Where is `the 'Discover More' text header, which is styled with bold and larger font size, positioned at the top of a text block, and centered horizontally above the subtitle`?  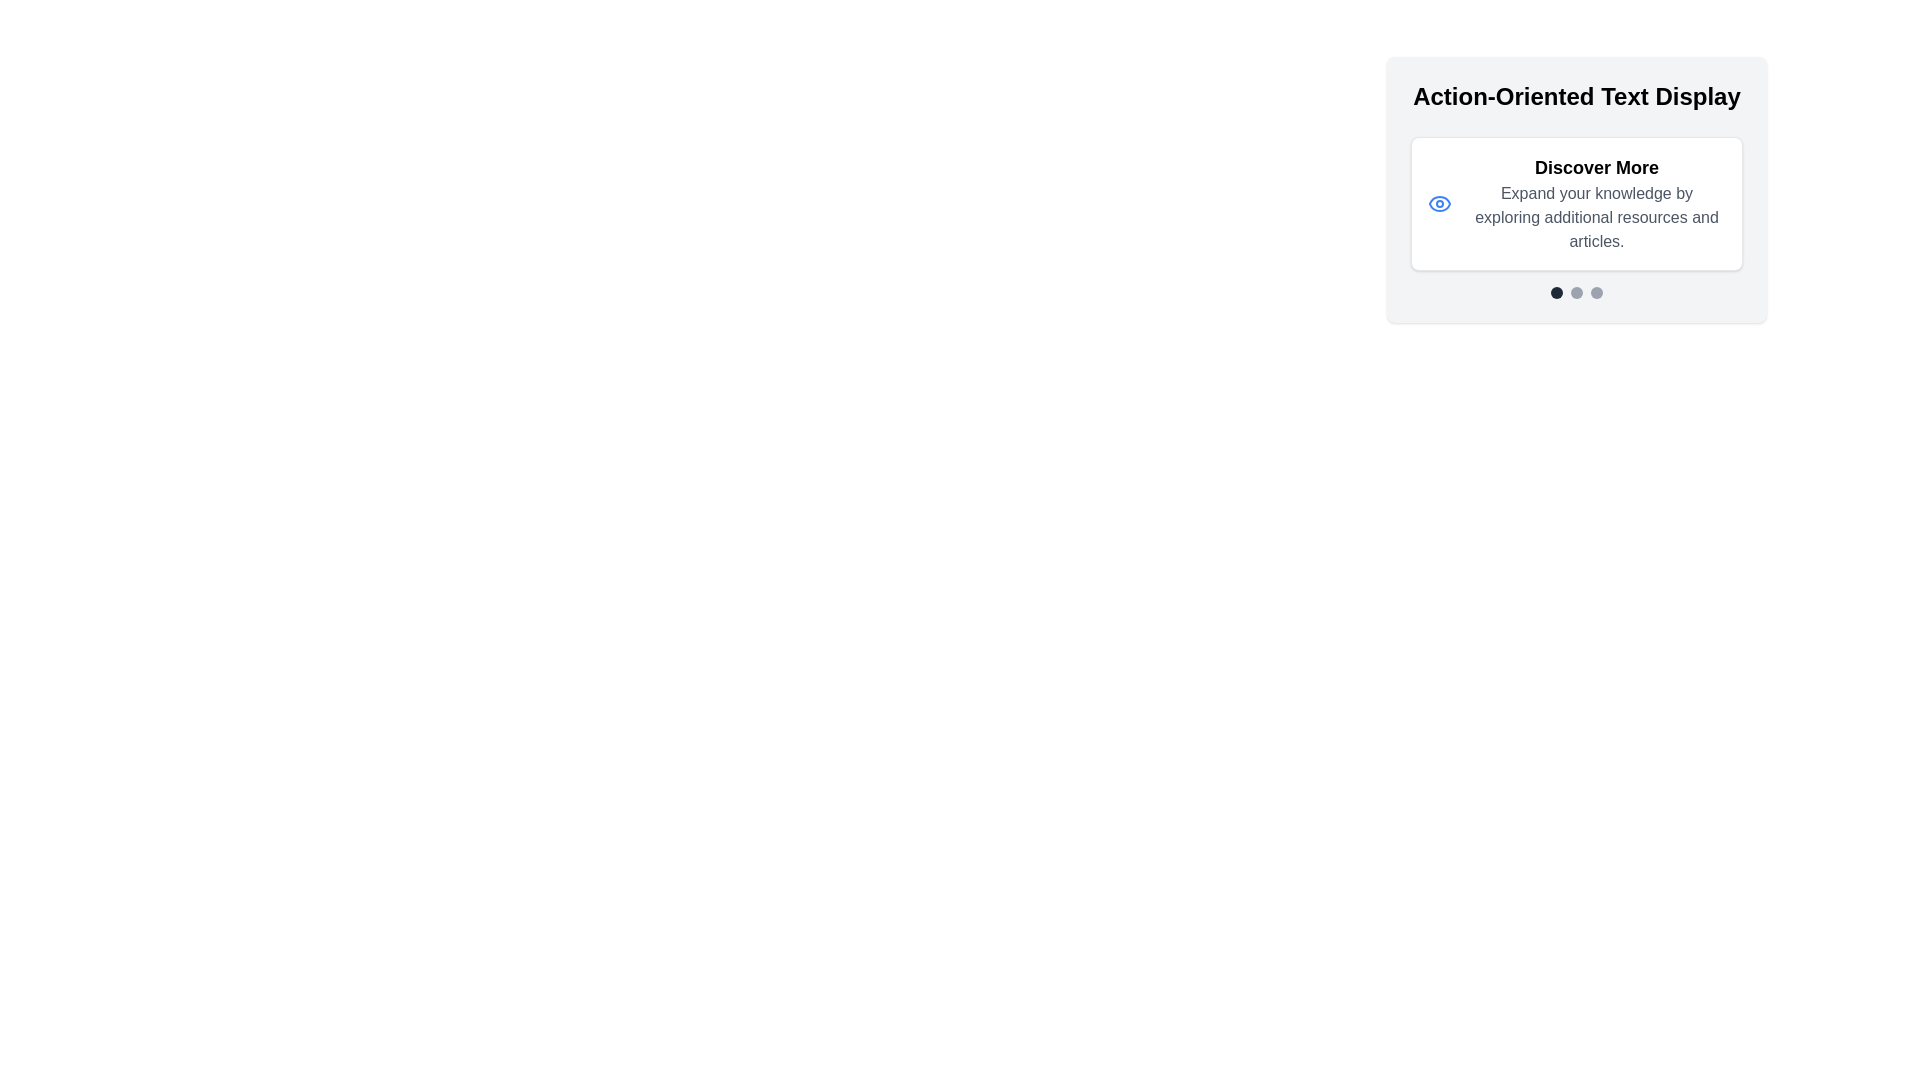
the 'Discover More' text header, which is styled with bold and larger font size, positioned at the top of a text block, and centered horizontally above the subtitle is located at coordinates (1596, 167).